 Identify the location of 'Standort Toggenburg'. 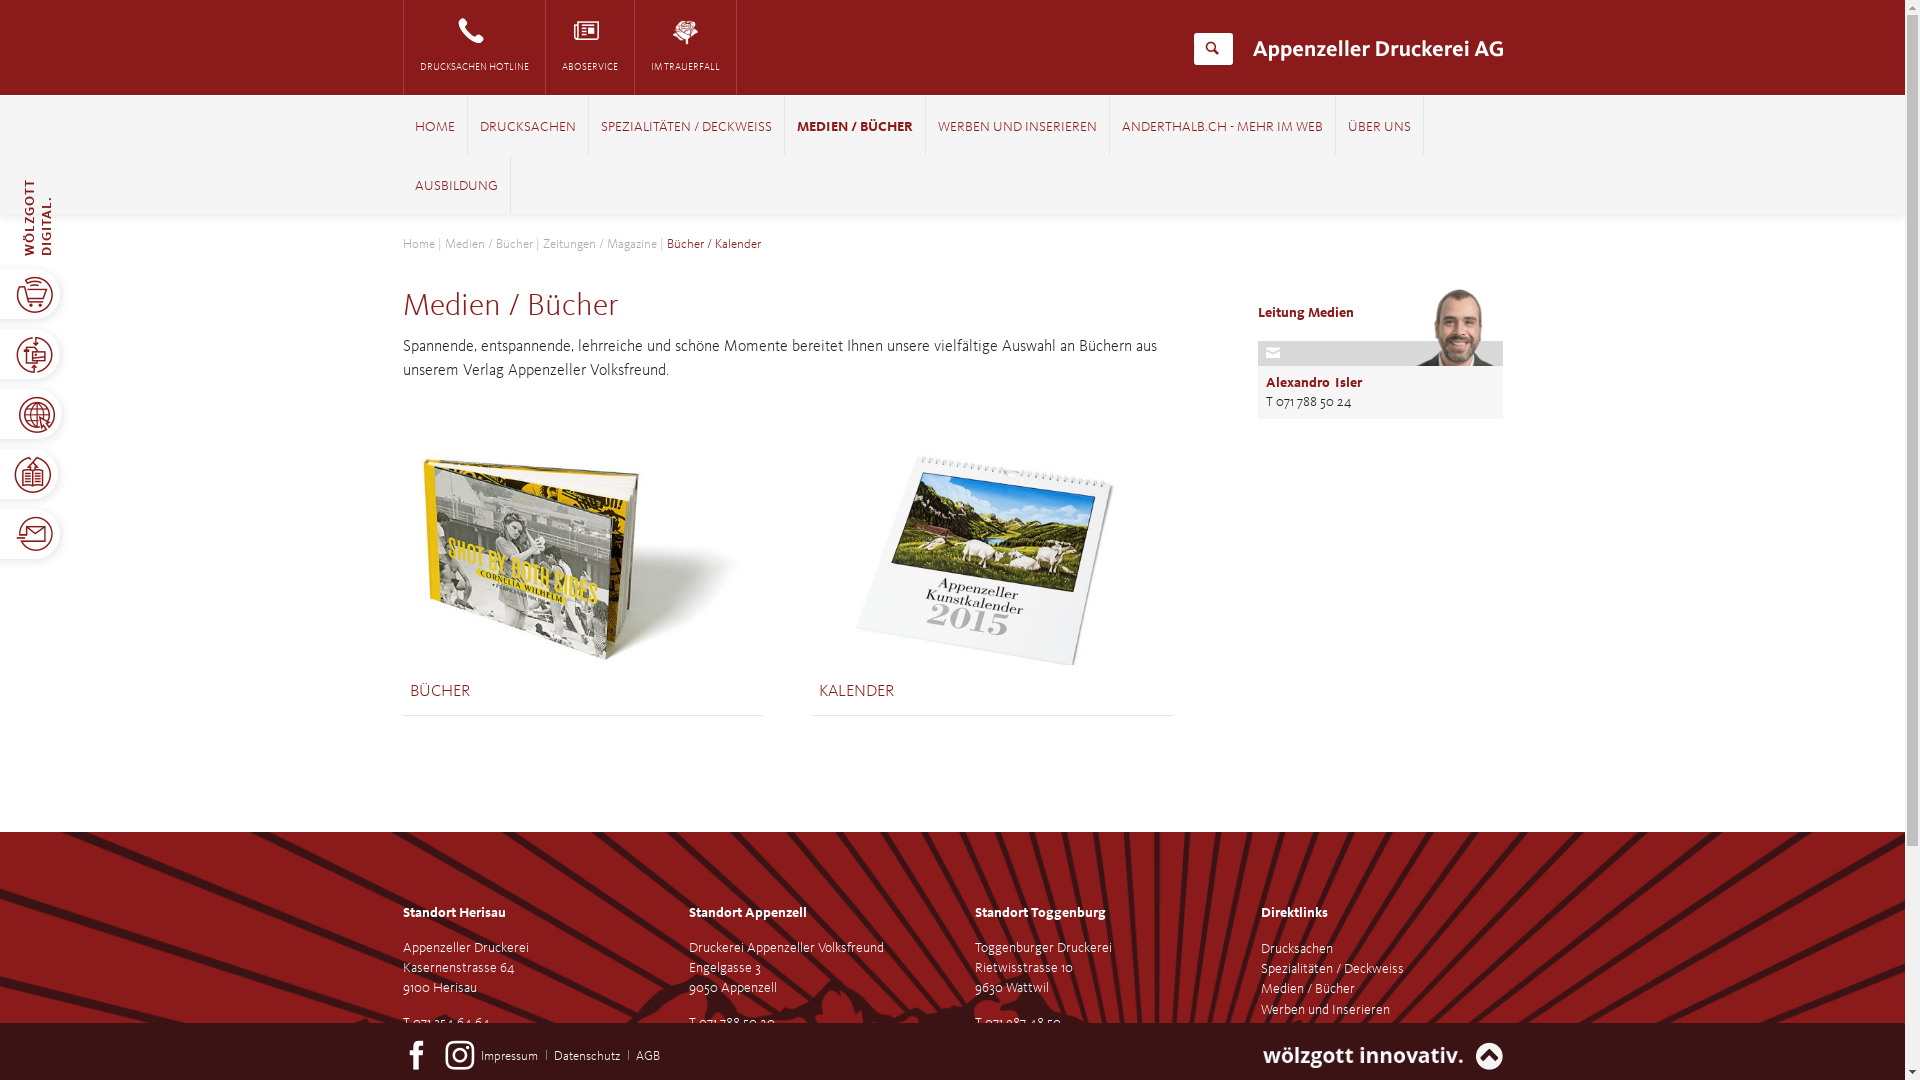
(1039, 913).